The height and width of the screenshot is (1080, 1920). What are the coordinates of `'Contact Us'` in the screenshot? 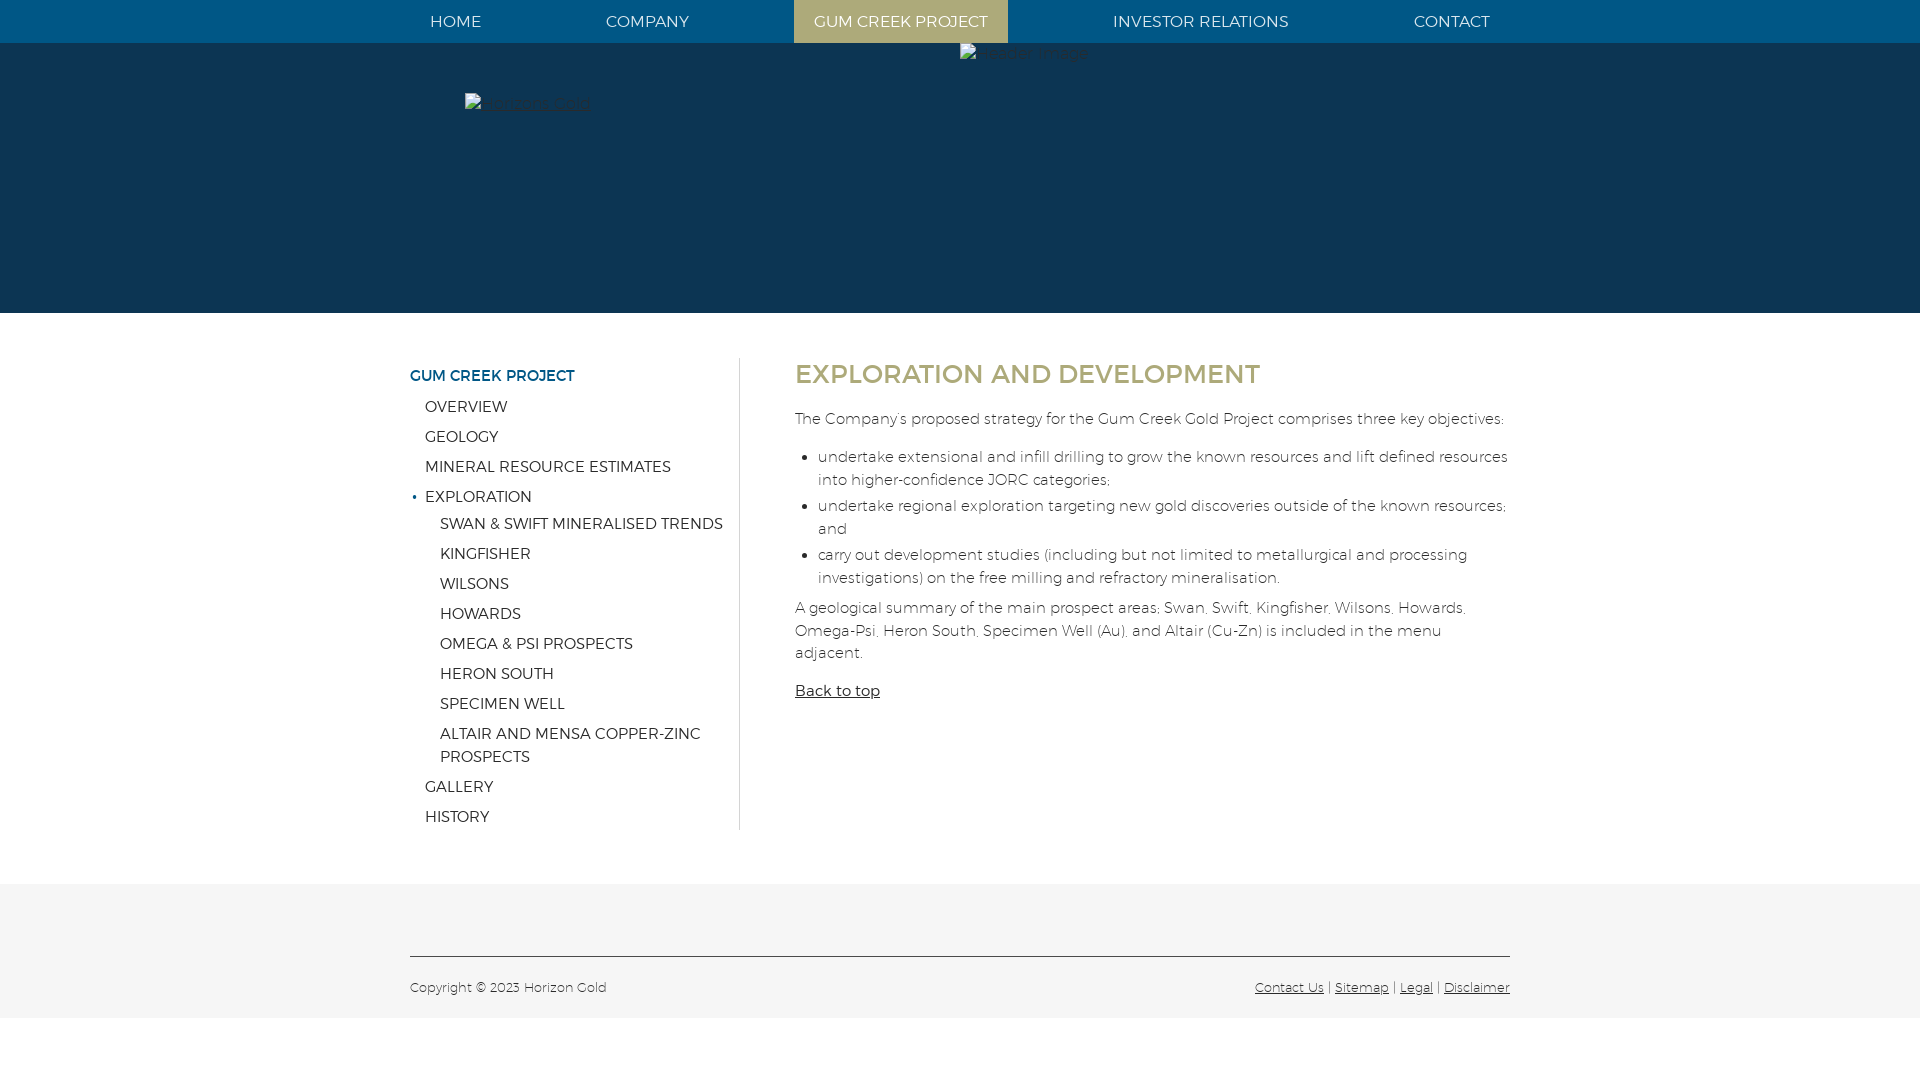 It's located at (1289, 986).